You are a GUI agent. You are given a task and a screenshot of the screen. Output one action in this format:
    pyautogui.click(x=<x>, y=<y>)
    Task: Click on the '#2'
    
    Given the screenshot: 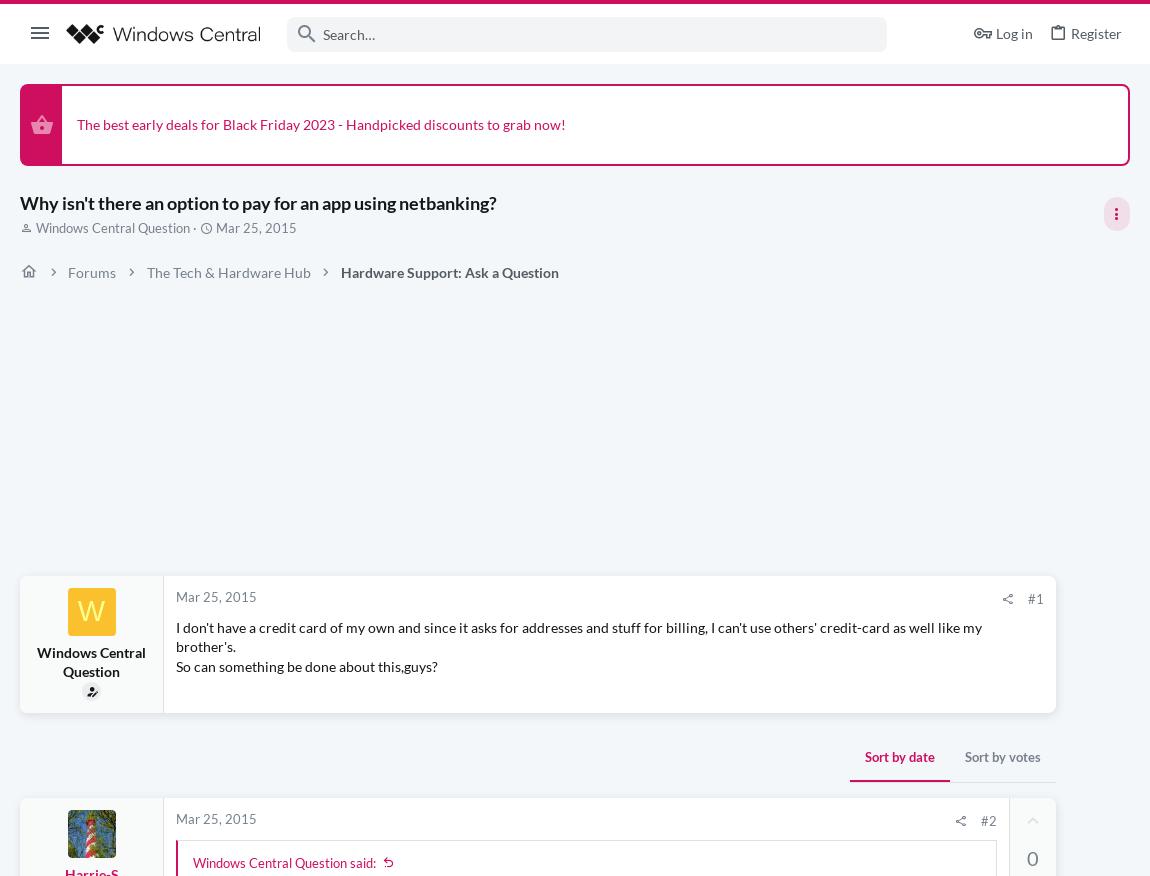 What is the action you would take?
    pyautogui.click(x=733, y=819)
    